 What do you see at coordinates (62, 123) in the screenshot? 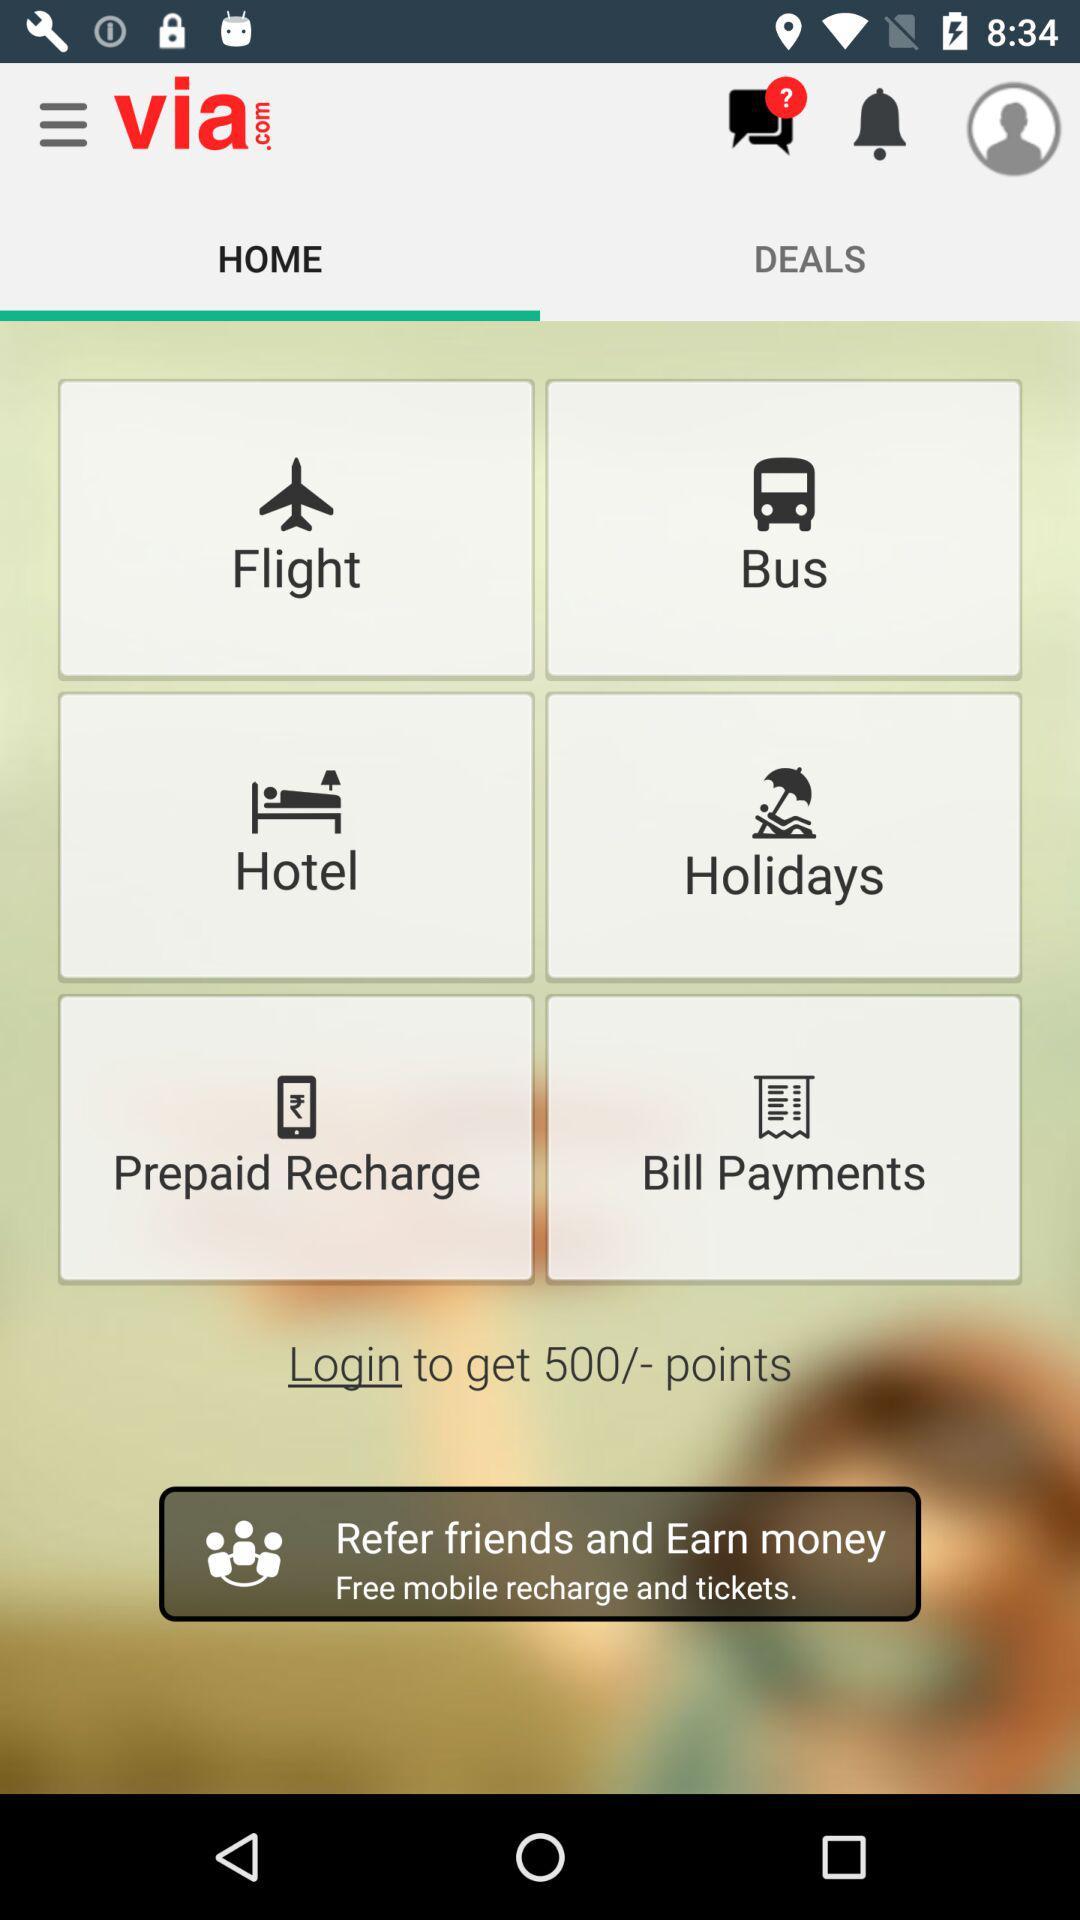
I see `menu` at bounding box center [62, 123].